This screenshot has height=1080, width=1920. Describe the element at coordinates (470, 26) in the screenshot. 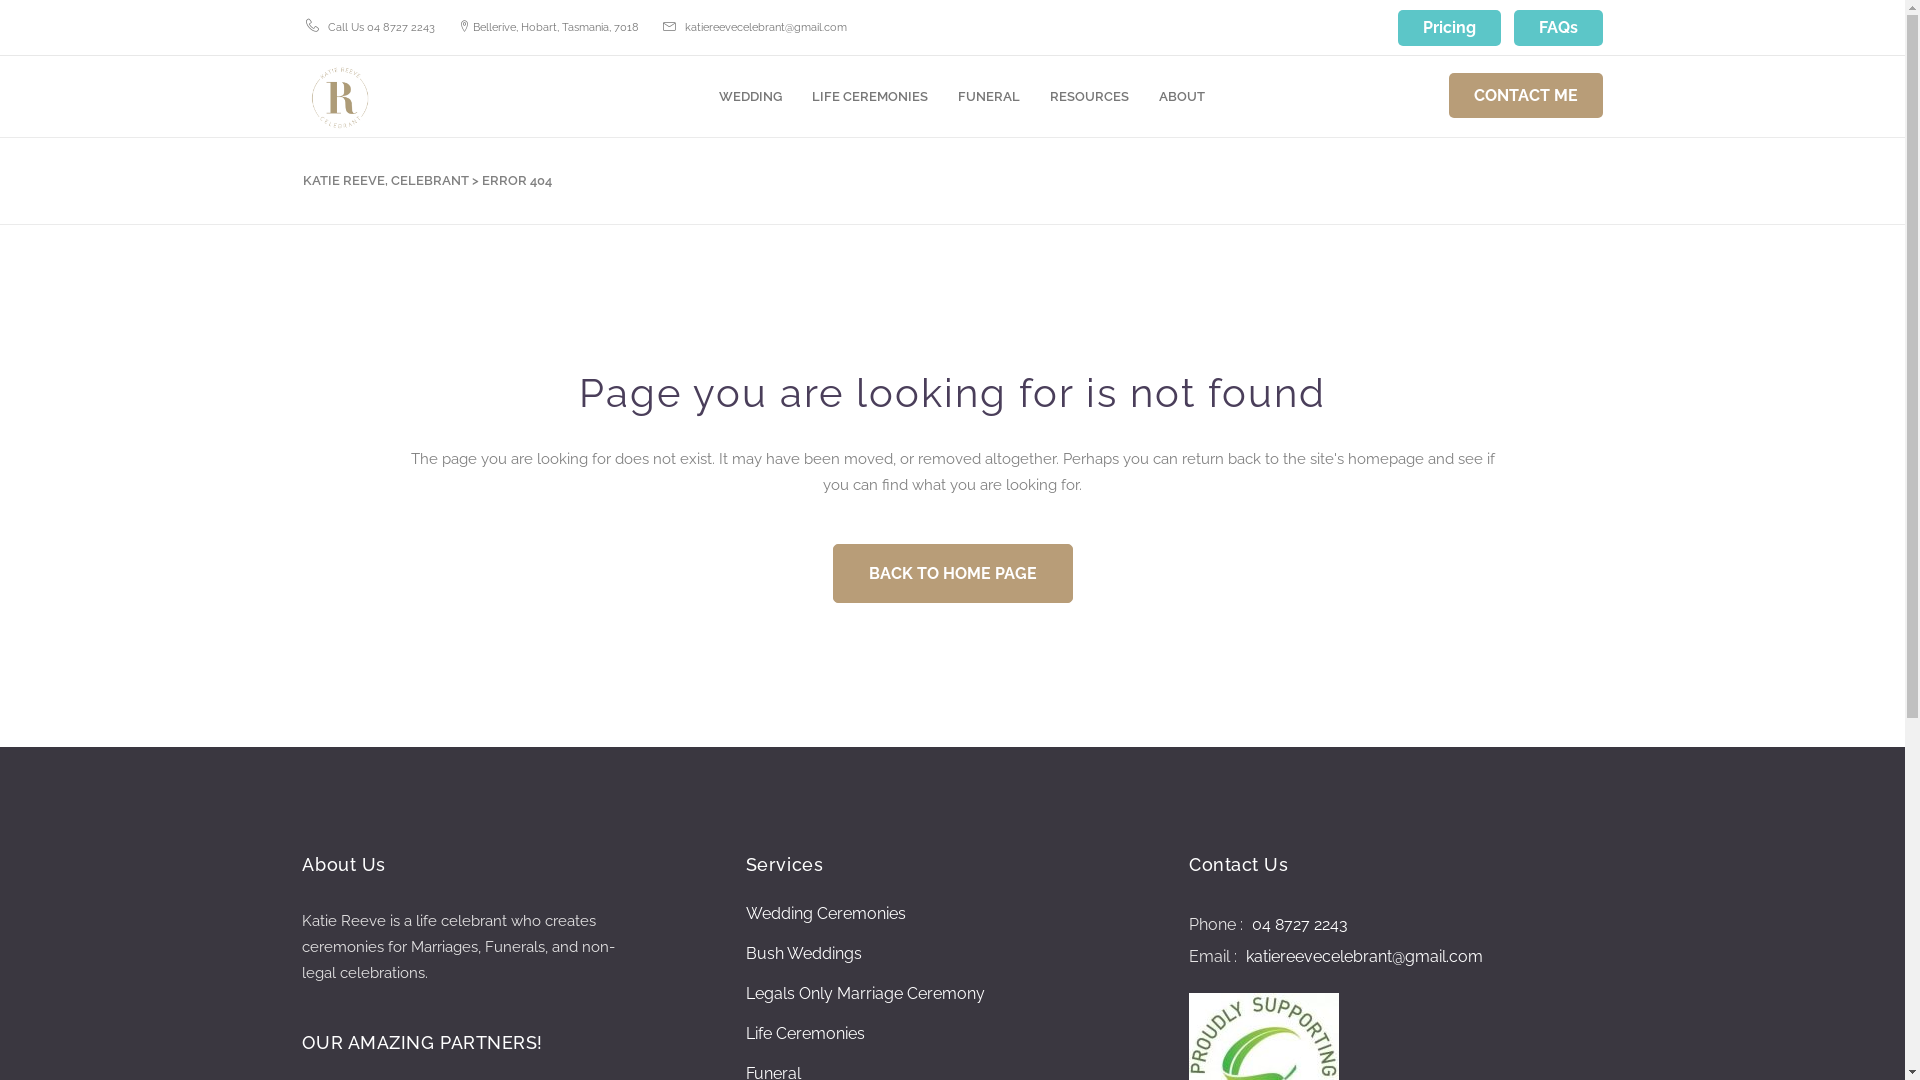

I see `'Bellerive, Hobart, Tasmania, 7018'` at that location.